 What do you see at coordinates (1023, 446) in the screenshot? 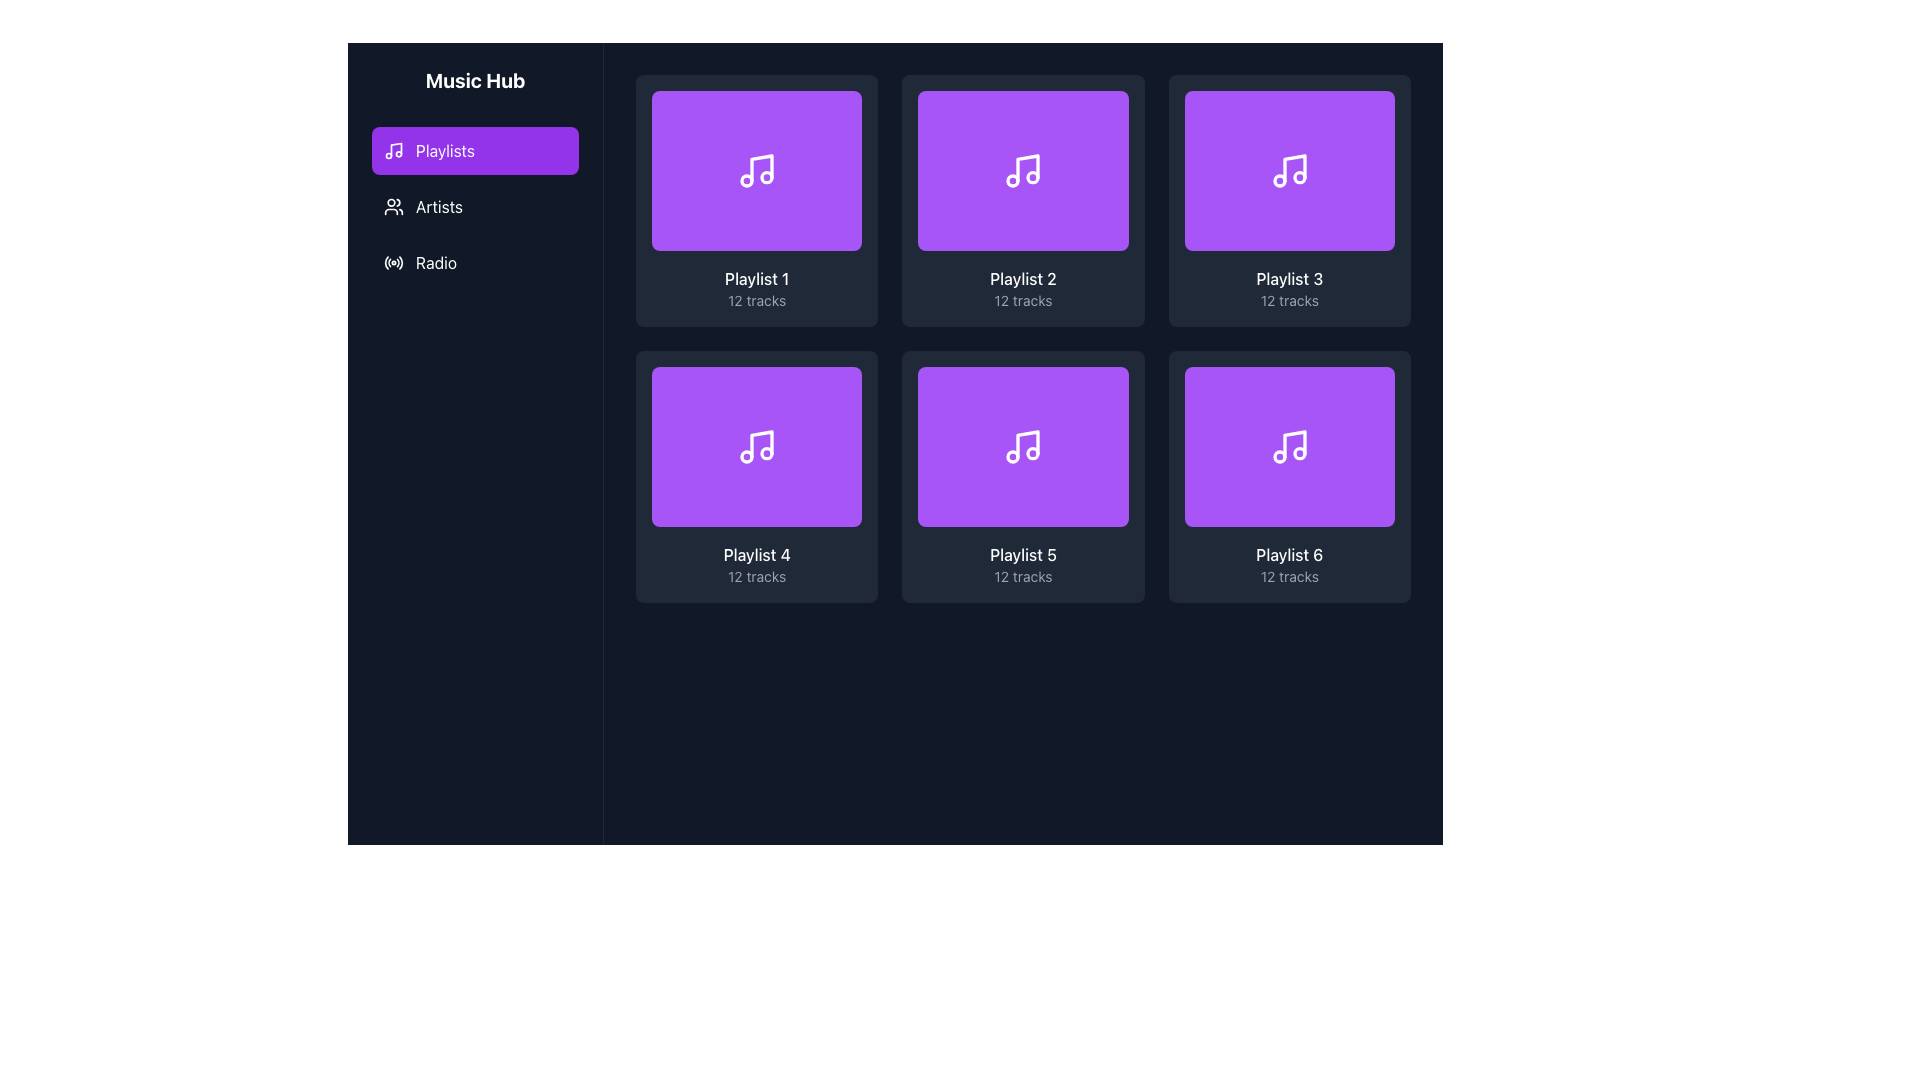
I see `the SVG music note icon located` at bounding box center [1023, 446].